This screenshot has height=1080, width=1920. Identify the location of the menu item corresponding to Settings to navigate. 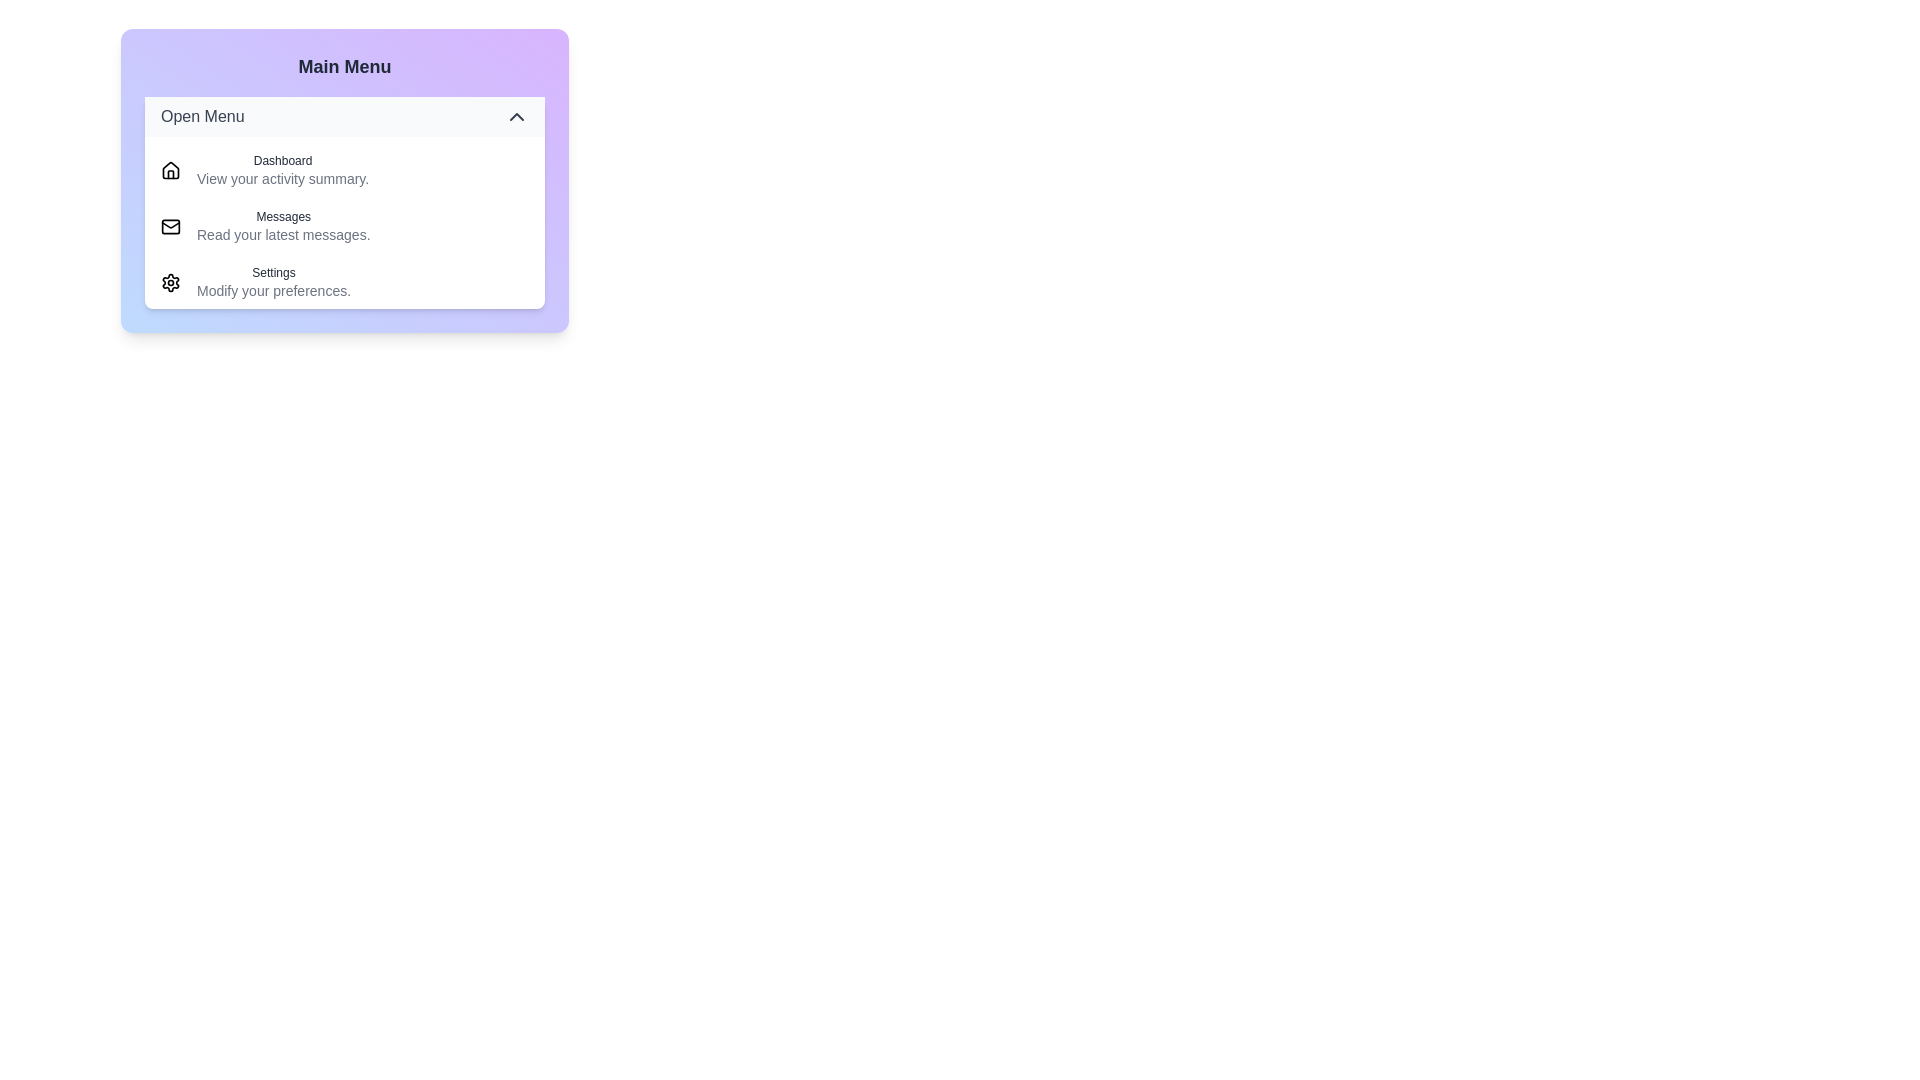
(345, 282).